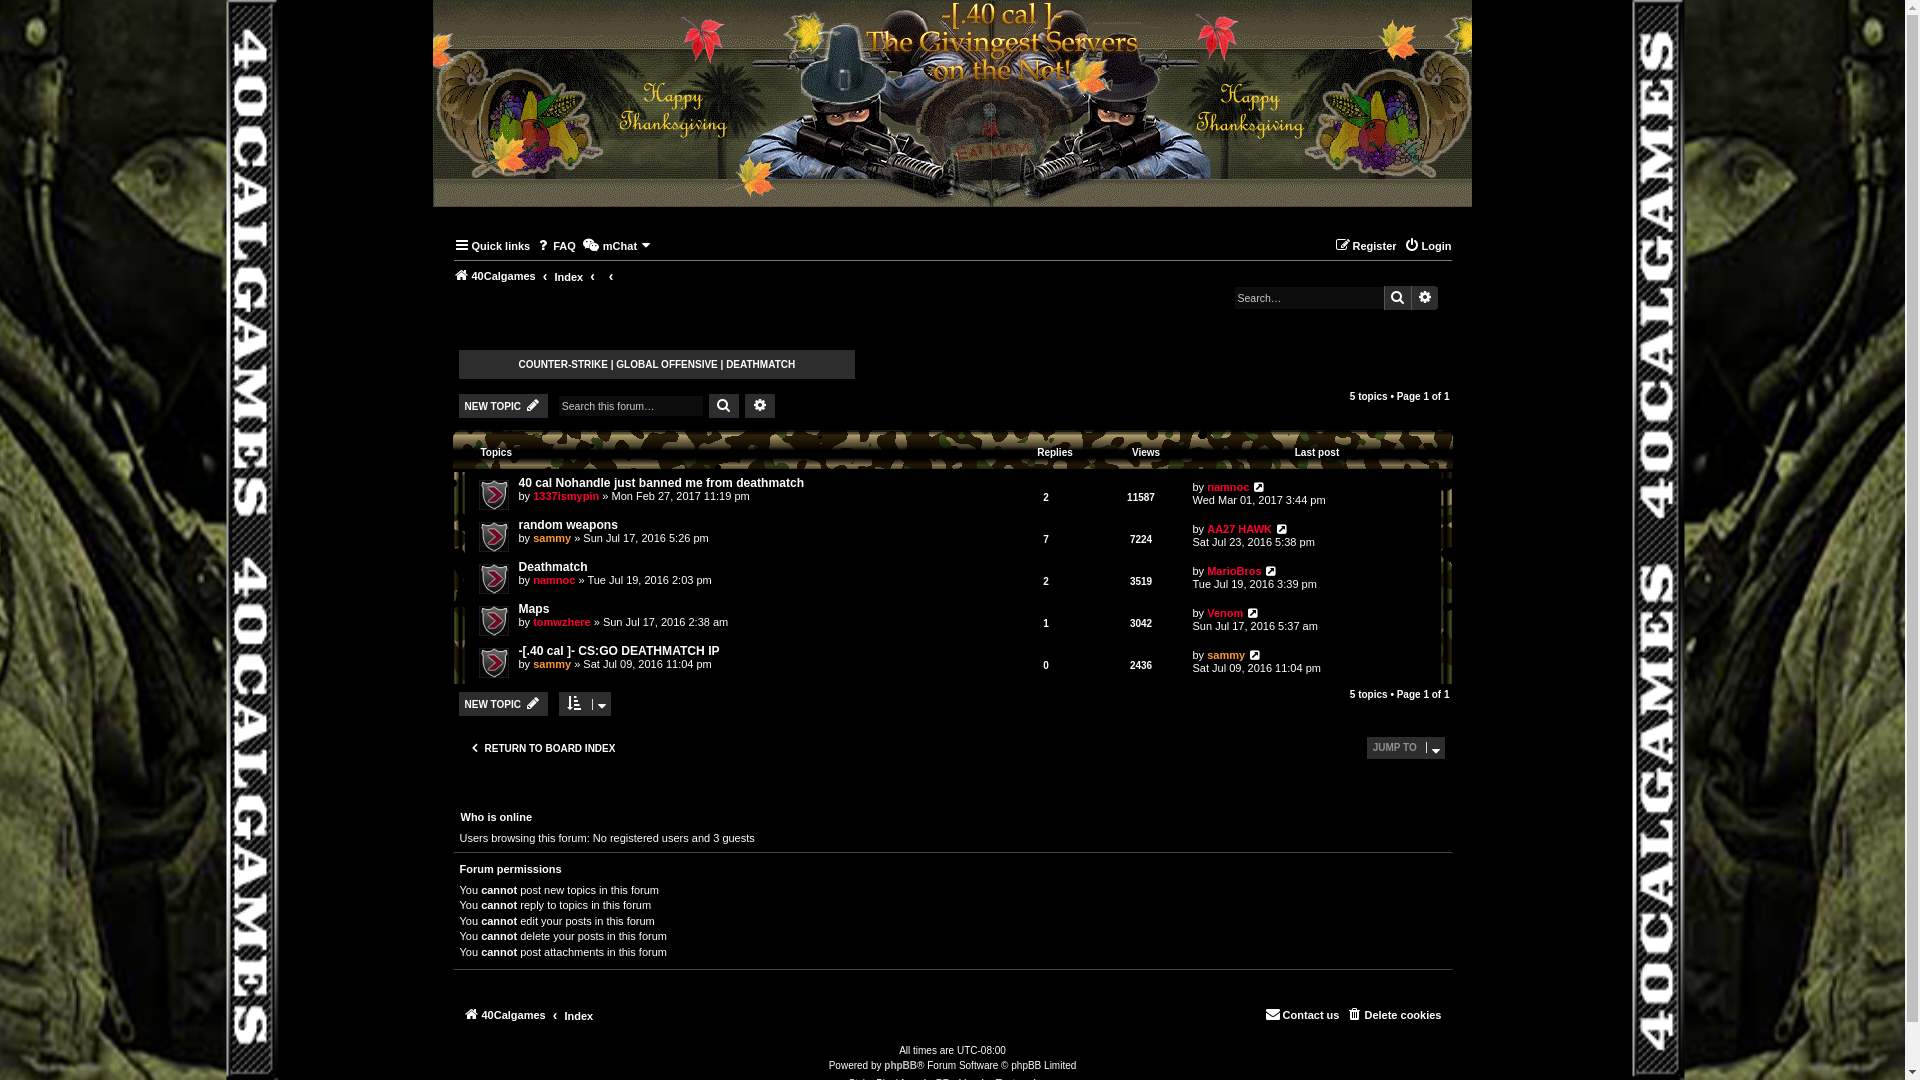  I want to click on 'tomwzhere', so click(560, 620).